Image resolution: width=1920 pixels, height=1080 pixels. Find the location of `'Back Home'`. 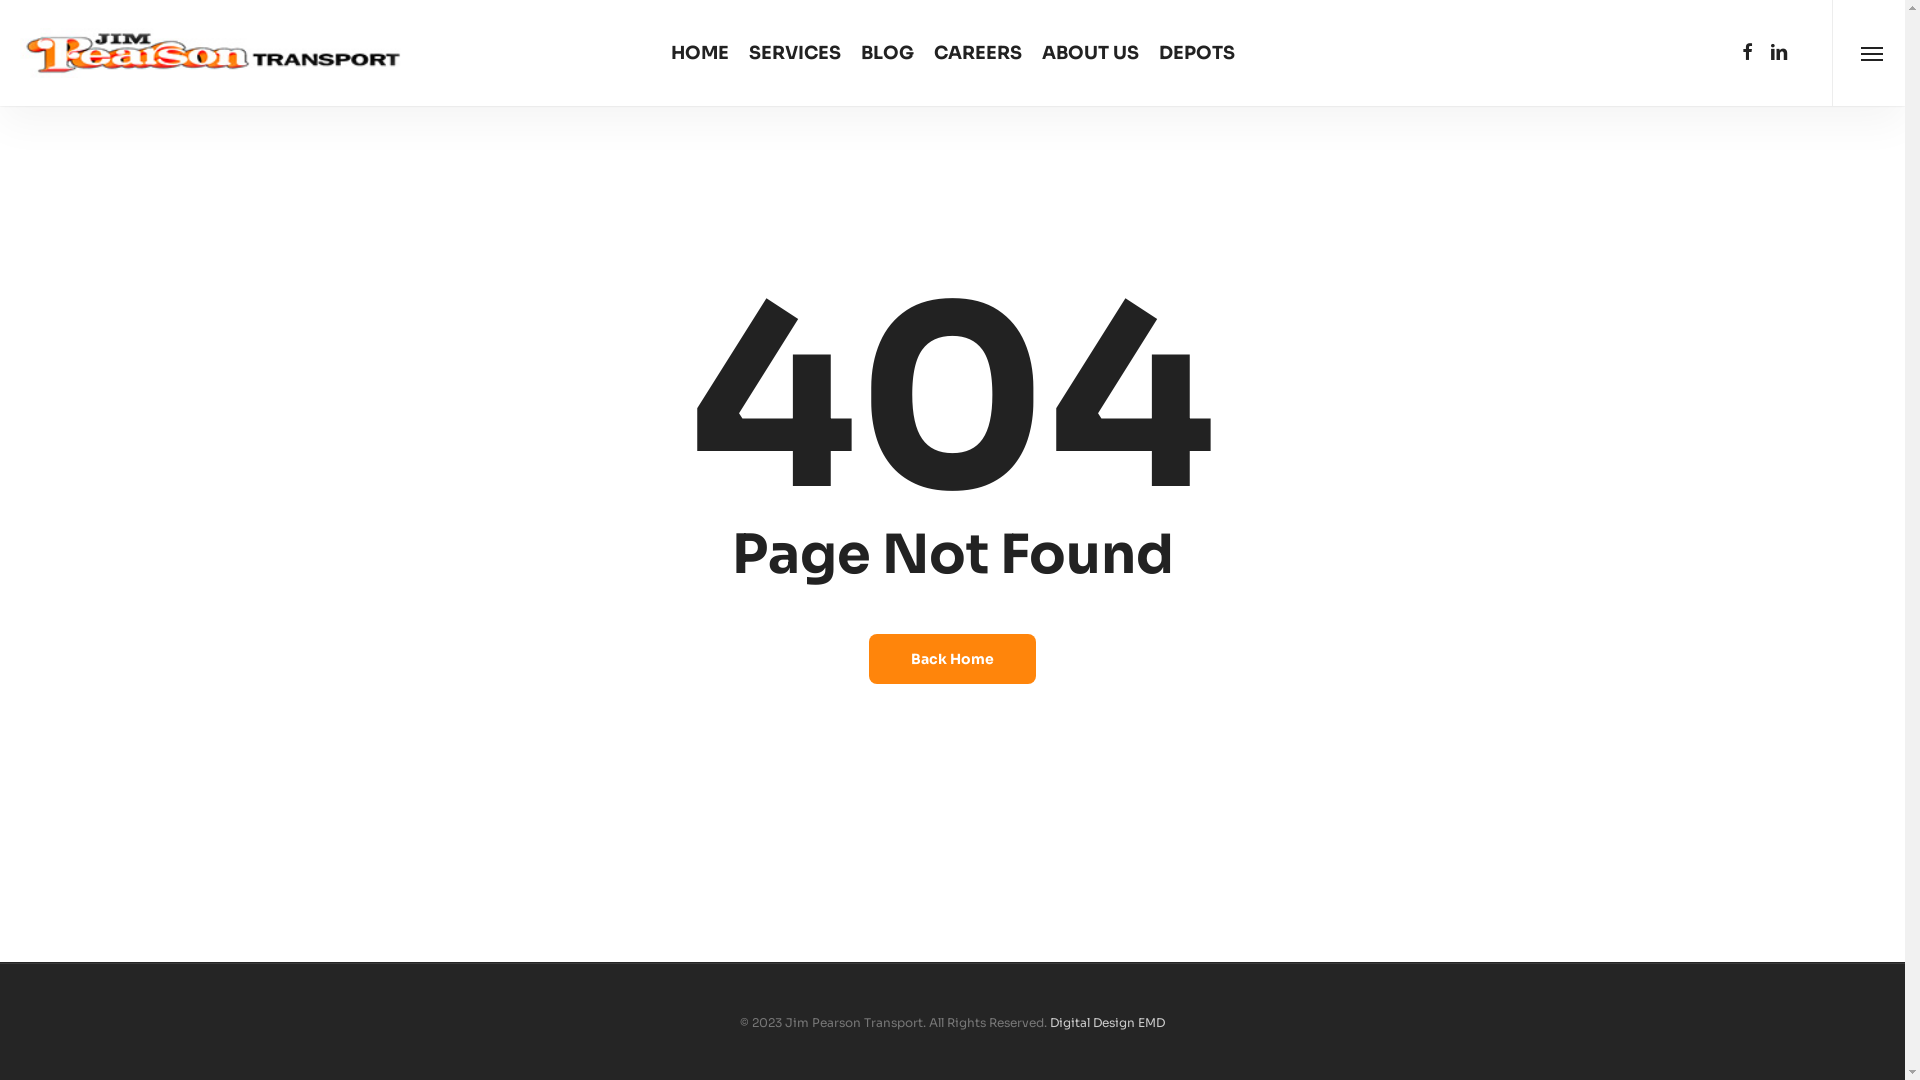

'Back Home' is located at coordinates (951, 659).